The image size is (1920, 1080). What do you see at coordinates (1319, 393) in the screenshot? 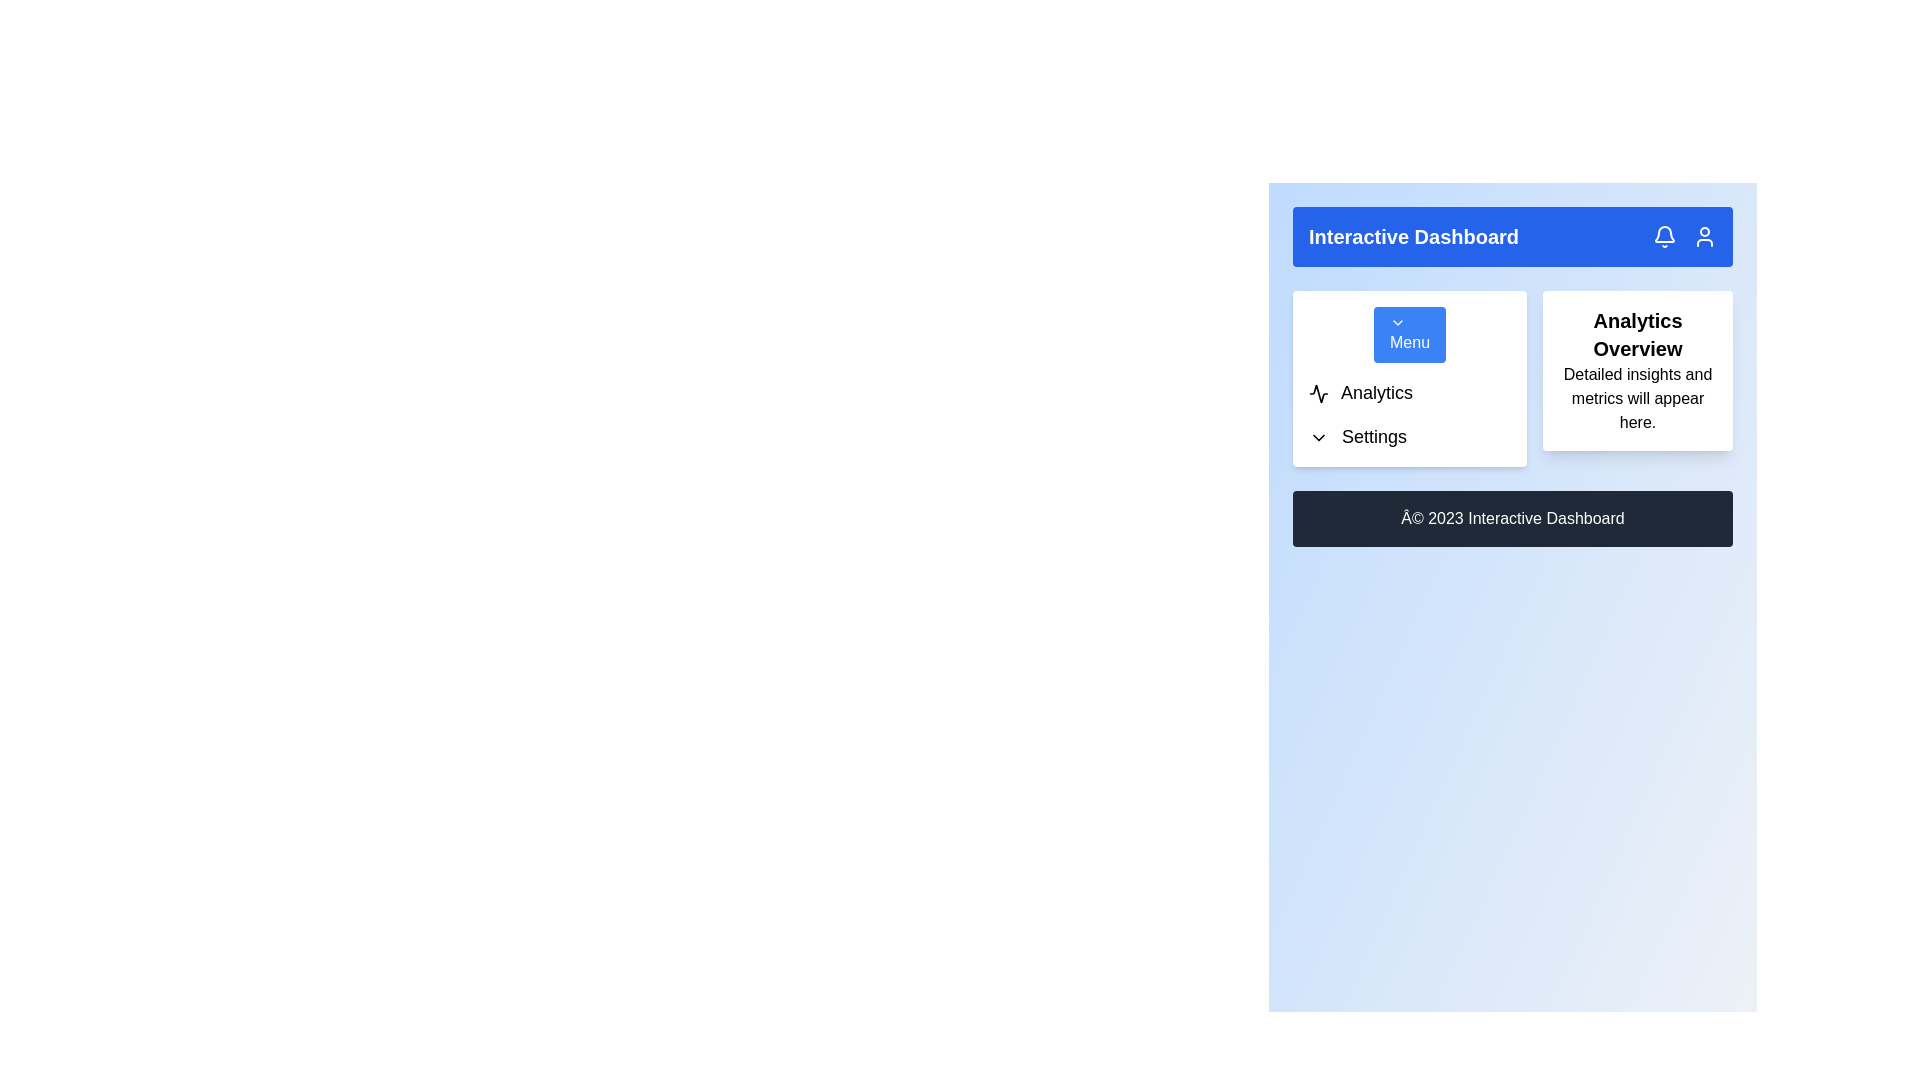
I see `the heartbeat waveform icon located in the top section of the main interactive dashboard interface, to the left of other icons and adjacent to the settings option under the Analytics panel` at bounding box center [1319, 393].